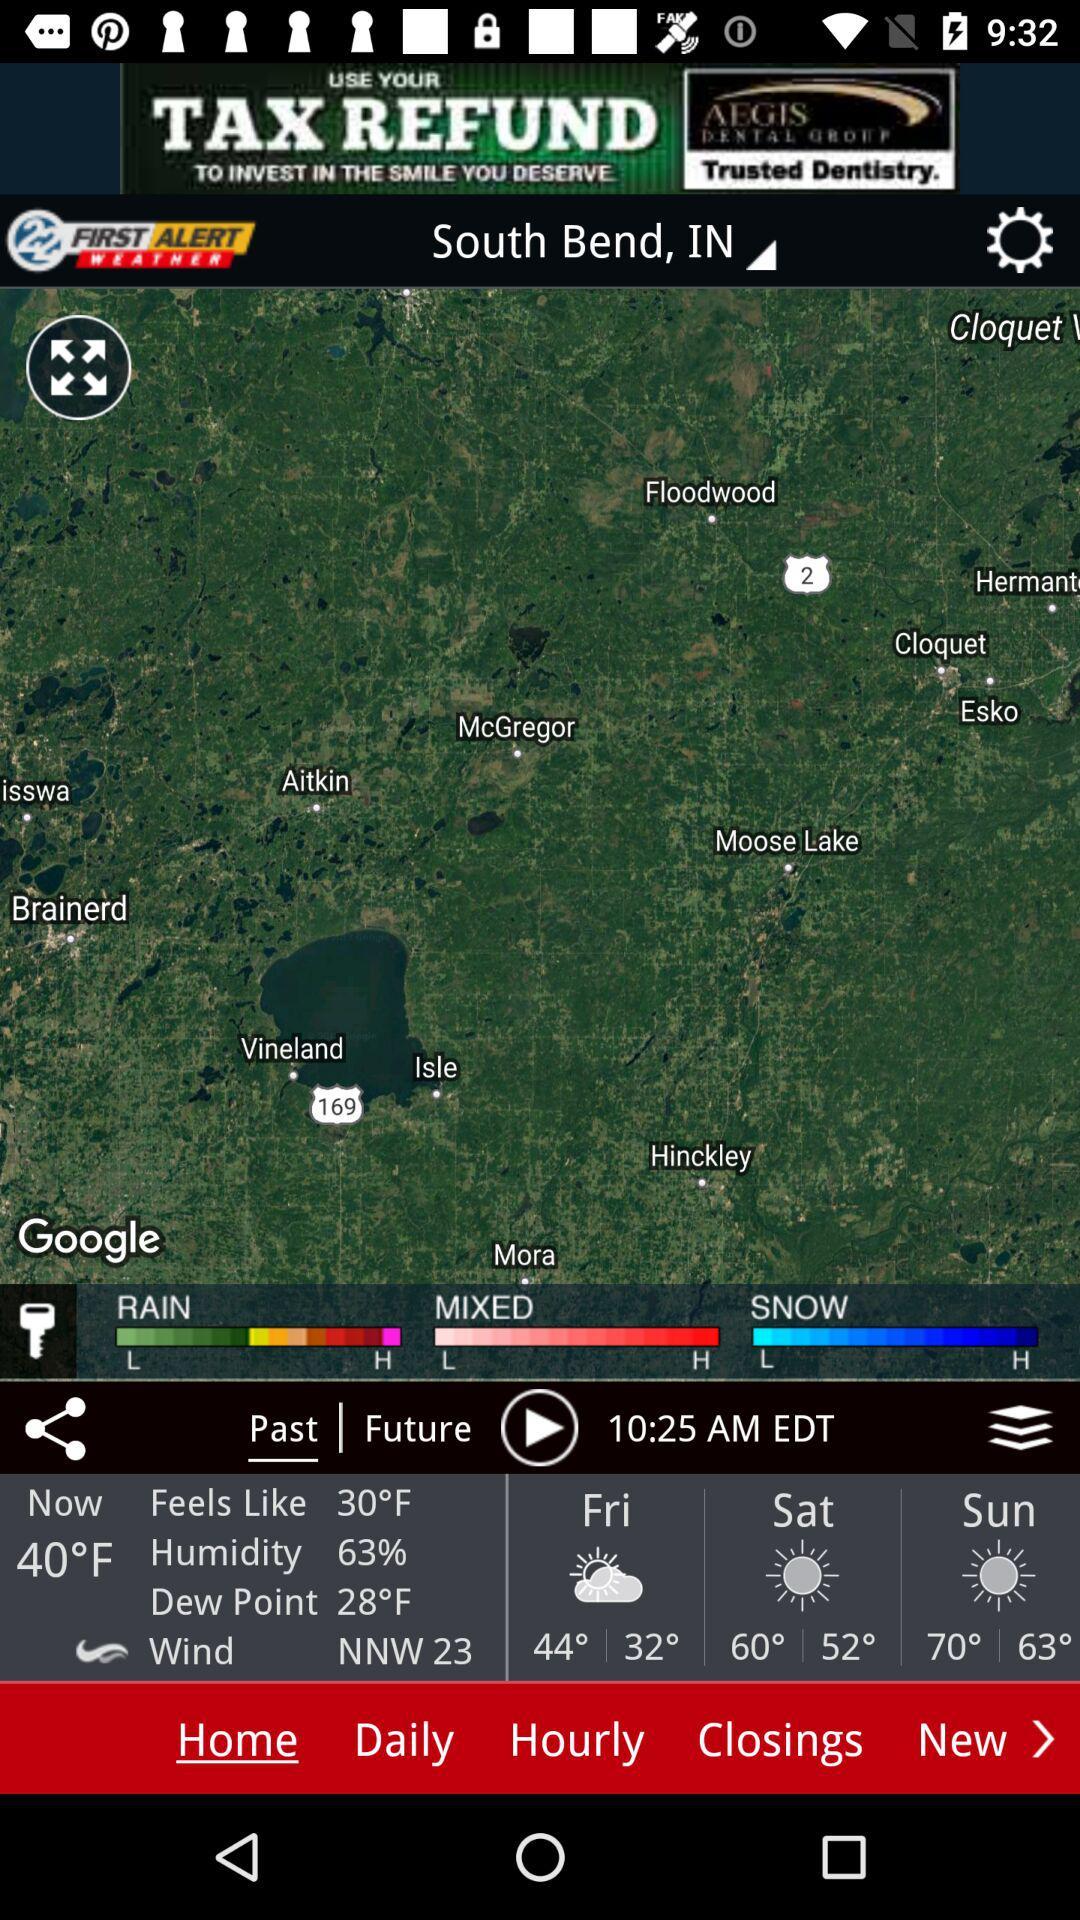 The width and height of the screenshot is (1080, 1920). I want to click on play, so click(538, 1426).